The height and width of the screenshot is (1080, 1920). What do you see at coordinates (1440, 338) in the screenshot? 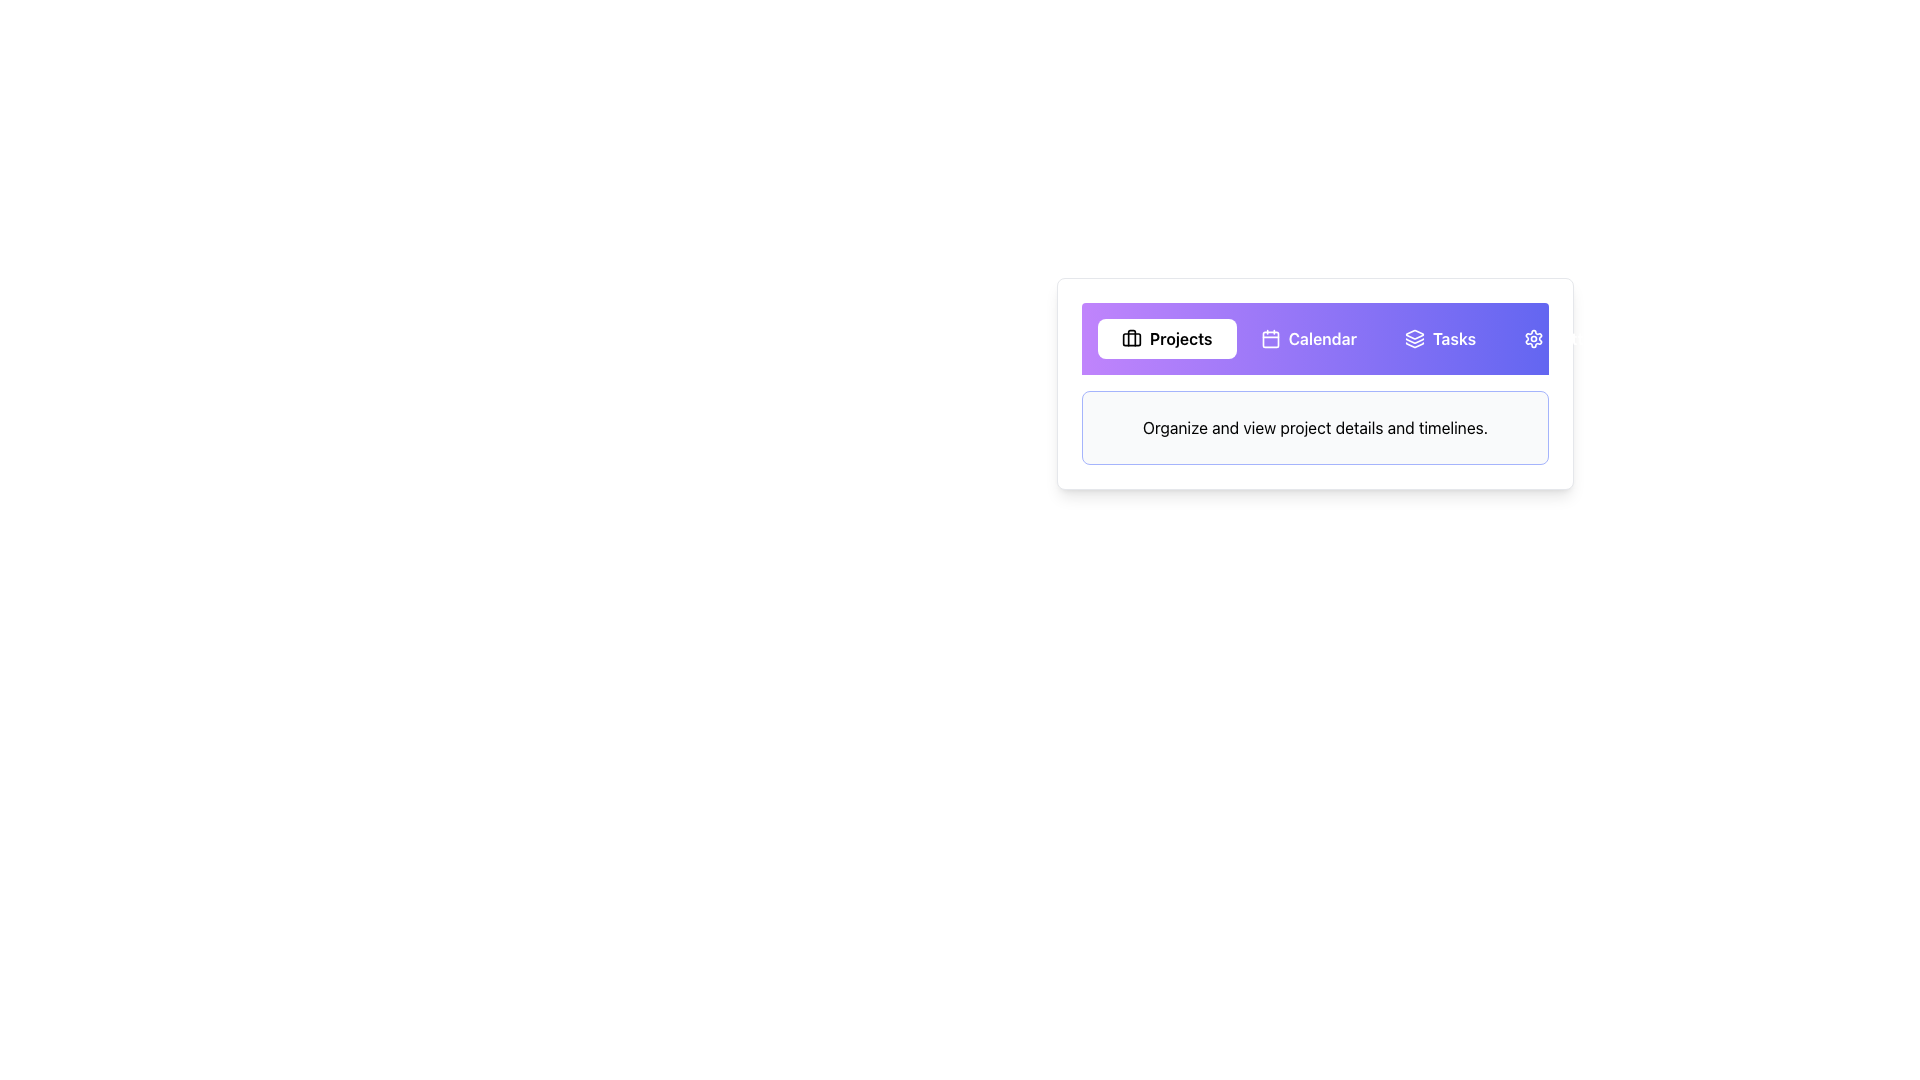
I see `the 'Tasks' button with a purple background and white text` at bounding box center [1440, 338].